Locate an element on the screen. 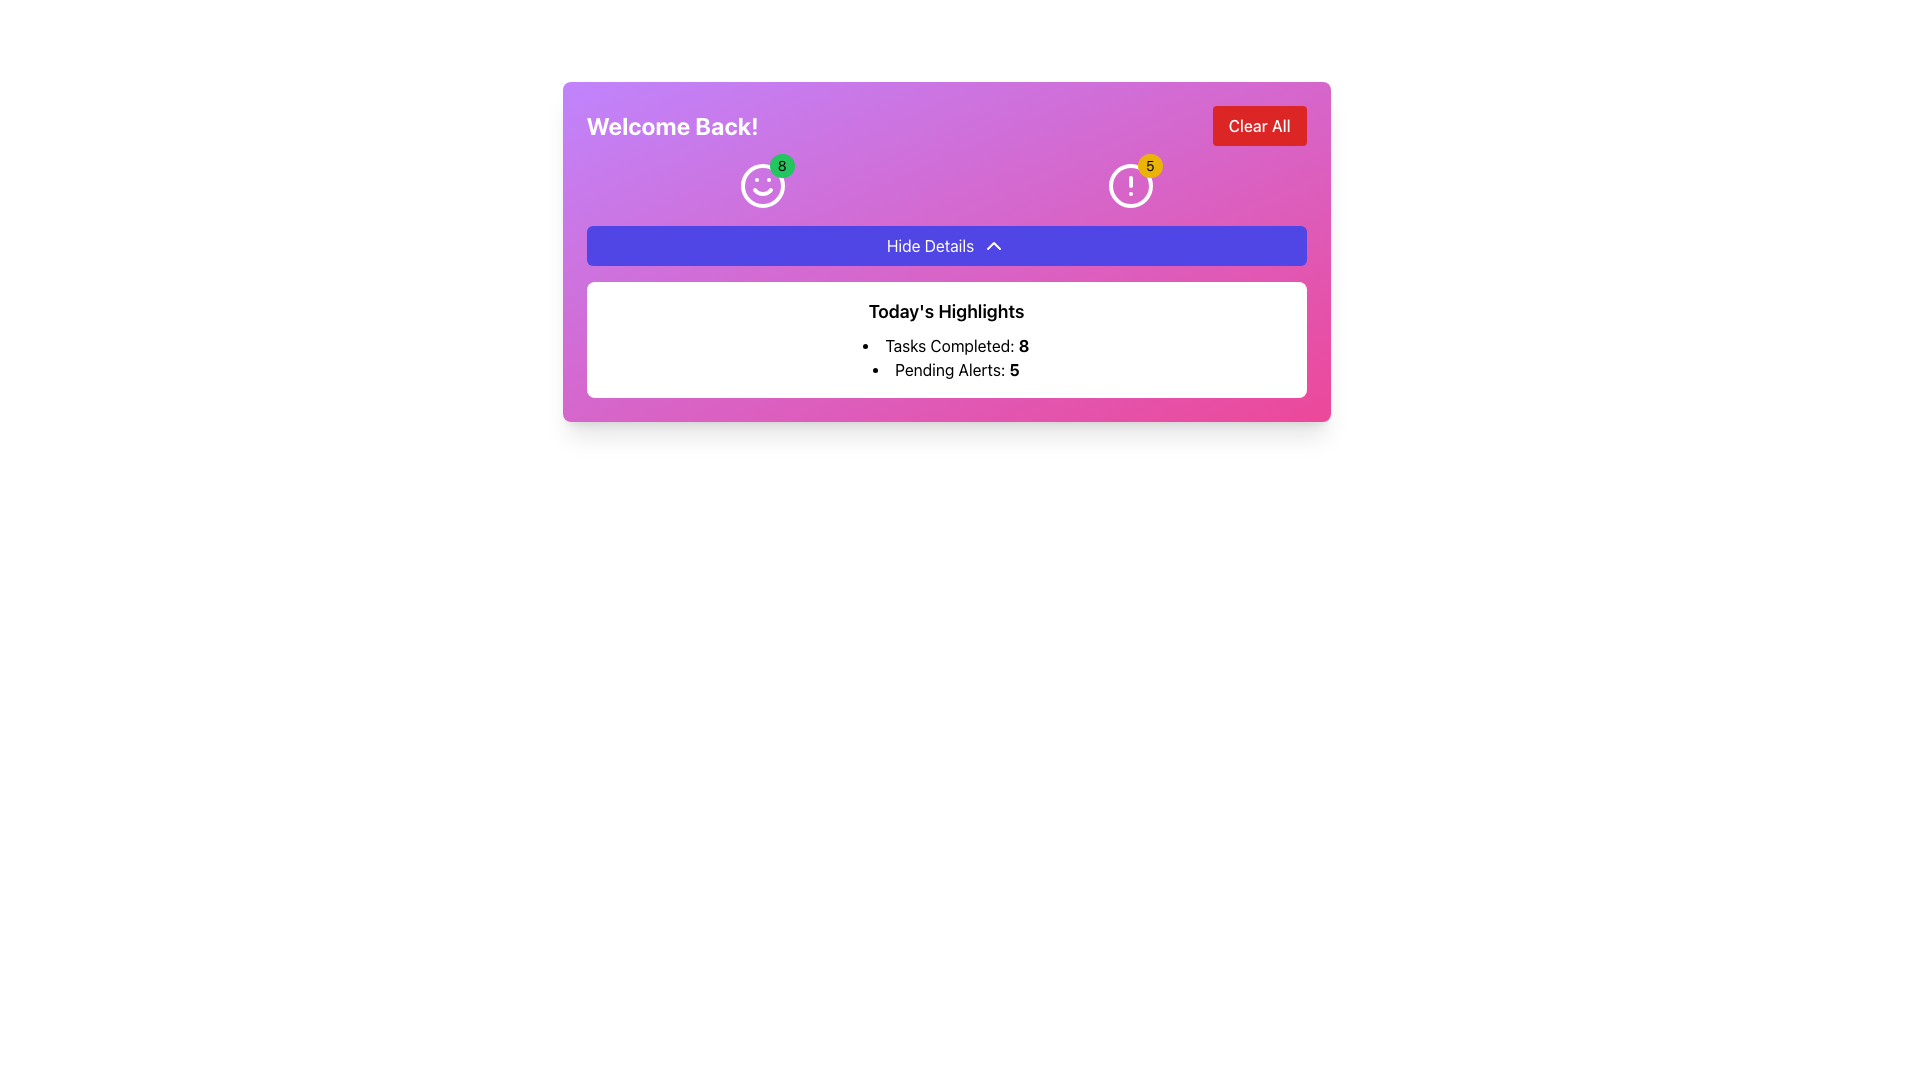 This screenshot has width=1920, height=1080. the numeral '5' in the phrase 'Pending Alerts: 5', located in the 'Today's Highlights' section at the bottom-middle of the interface is located at coordinates (1014, 370).